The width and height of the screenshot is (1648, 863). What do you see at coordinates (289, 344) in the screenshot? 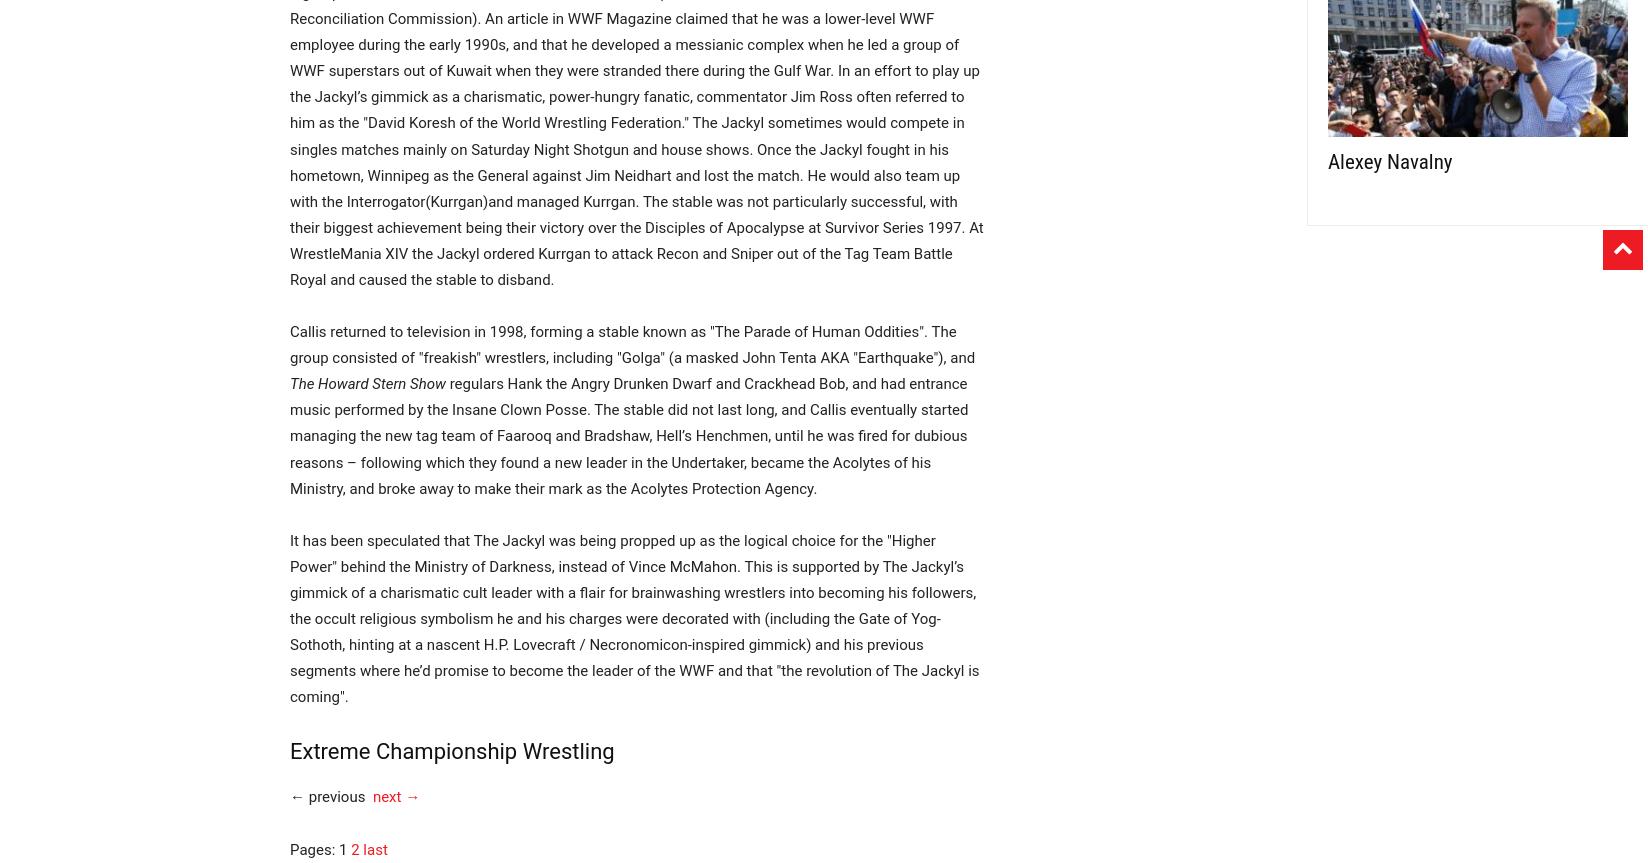
I see `'Callis returned to television in 1998, forming a stable known as "The Parade of Human Oddities". The group consisted of "freakish" wrestlers, including "Golga" (a masked John Tenta AKA "Earthquake"), and'` at bounding box center [289, 344].